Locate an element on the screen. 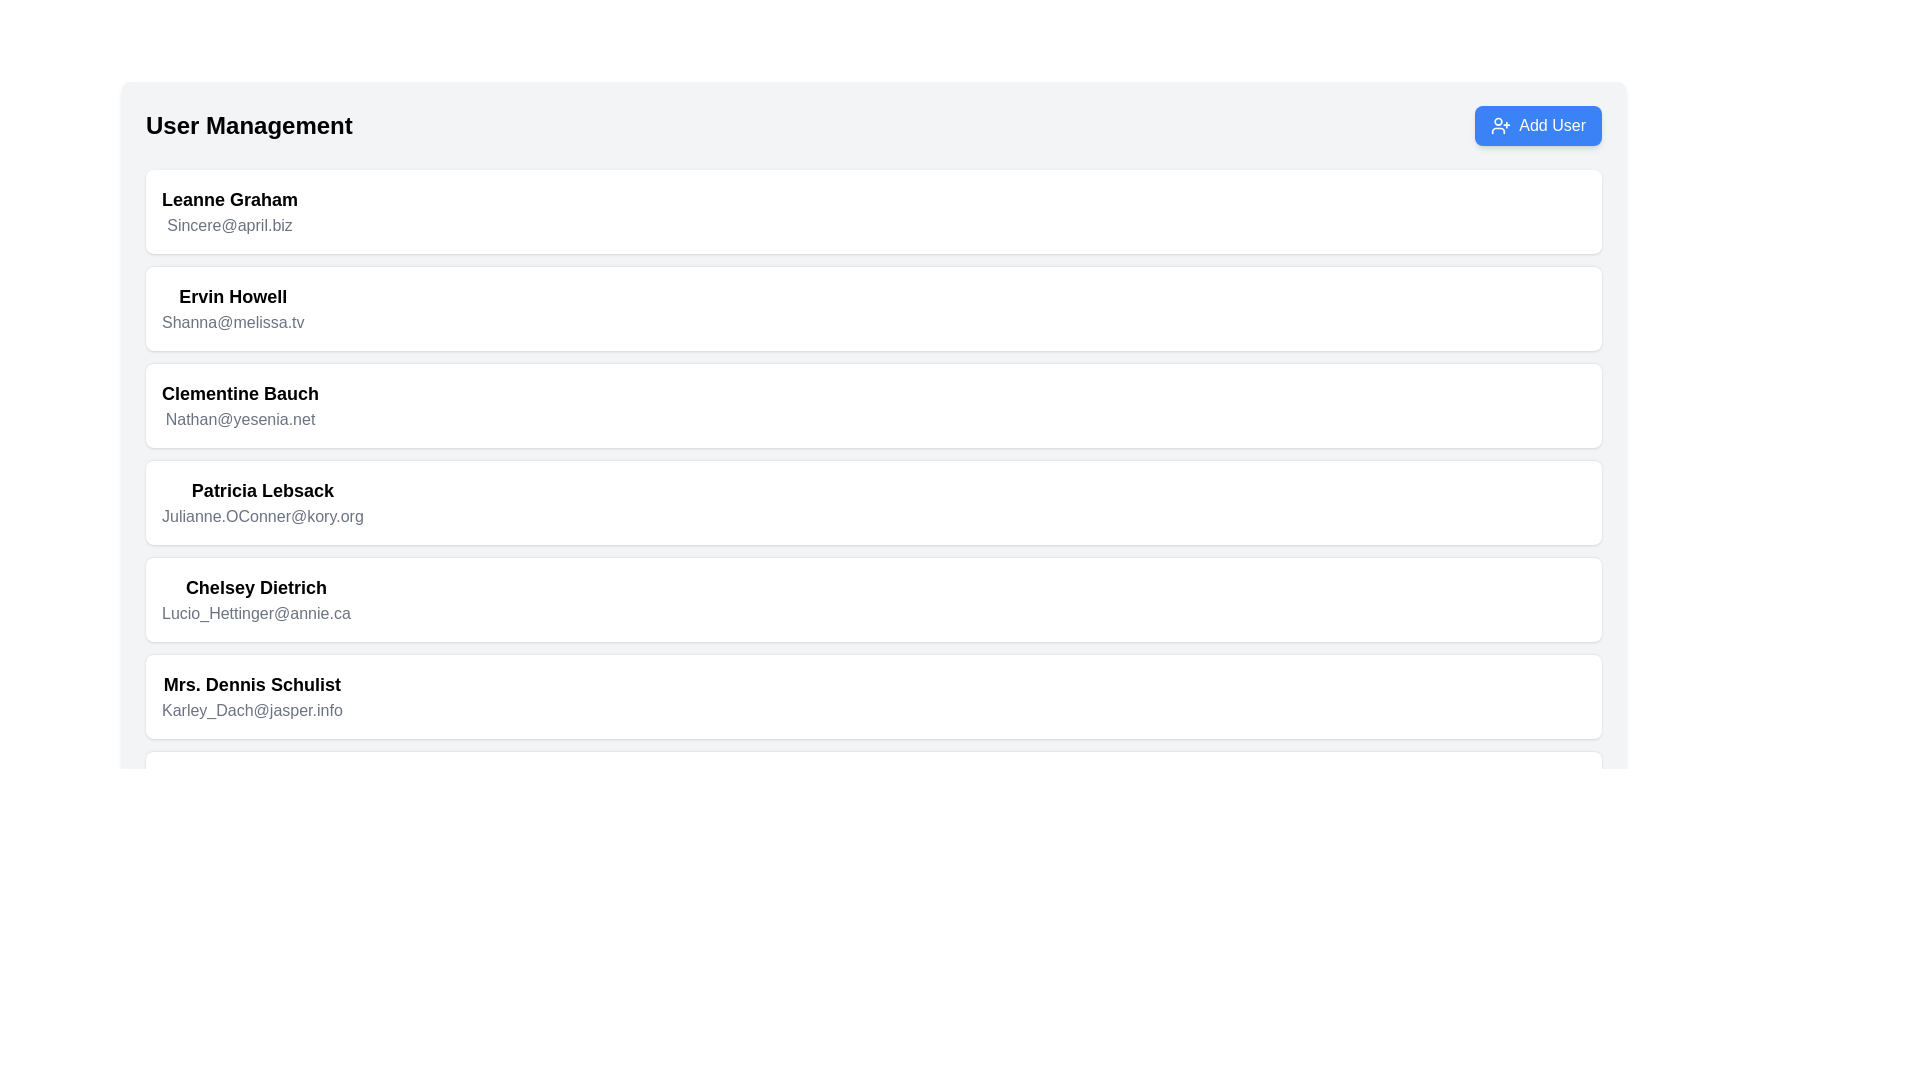 This screenshot has width=1920, height=1080. the Text content display that shows the user's name and email address, located is located at coordinates (251, 696).